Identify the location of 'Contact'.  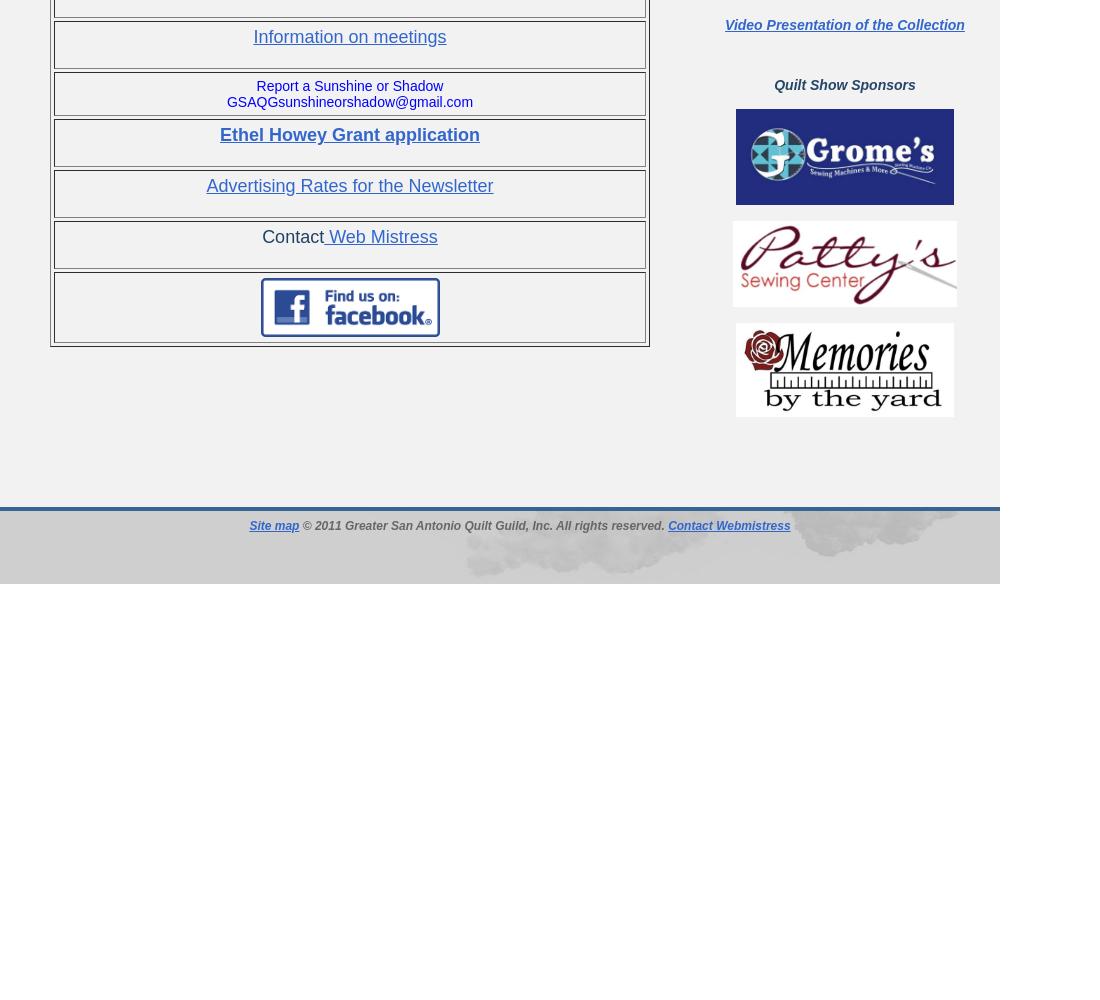
(292, 236).